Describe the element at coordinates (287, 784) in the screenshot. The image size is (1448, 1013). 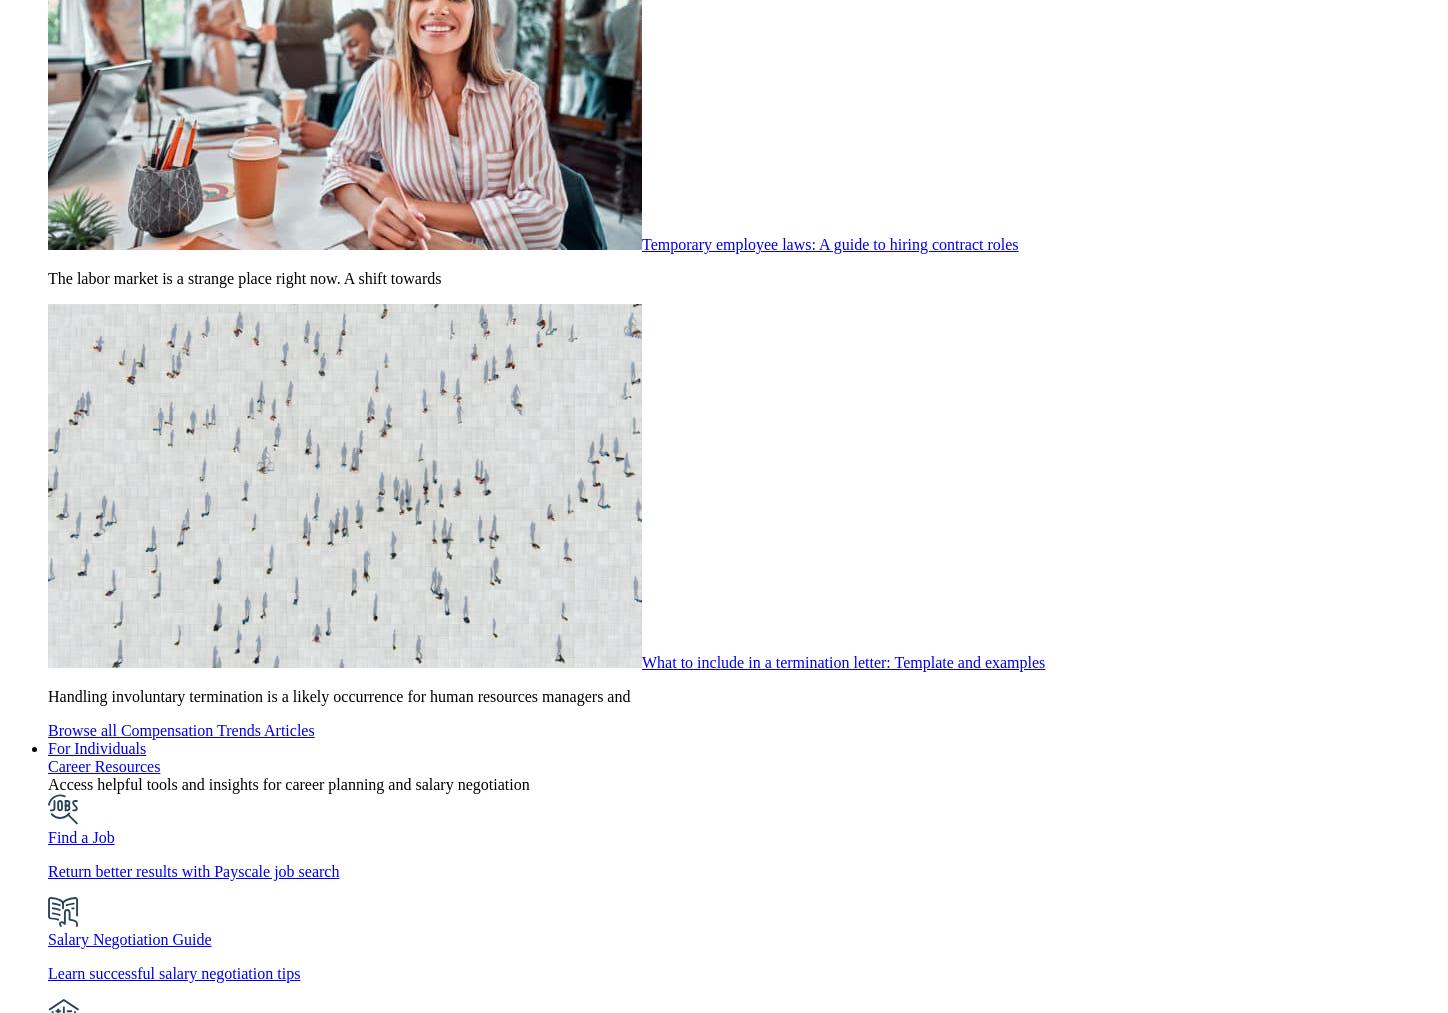
I see `'Access helpful tools and insights for career planning and salary negotiation'` at that location.